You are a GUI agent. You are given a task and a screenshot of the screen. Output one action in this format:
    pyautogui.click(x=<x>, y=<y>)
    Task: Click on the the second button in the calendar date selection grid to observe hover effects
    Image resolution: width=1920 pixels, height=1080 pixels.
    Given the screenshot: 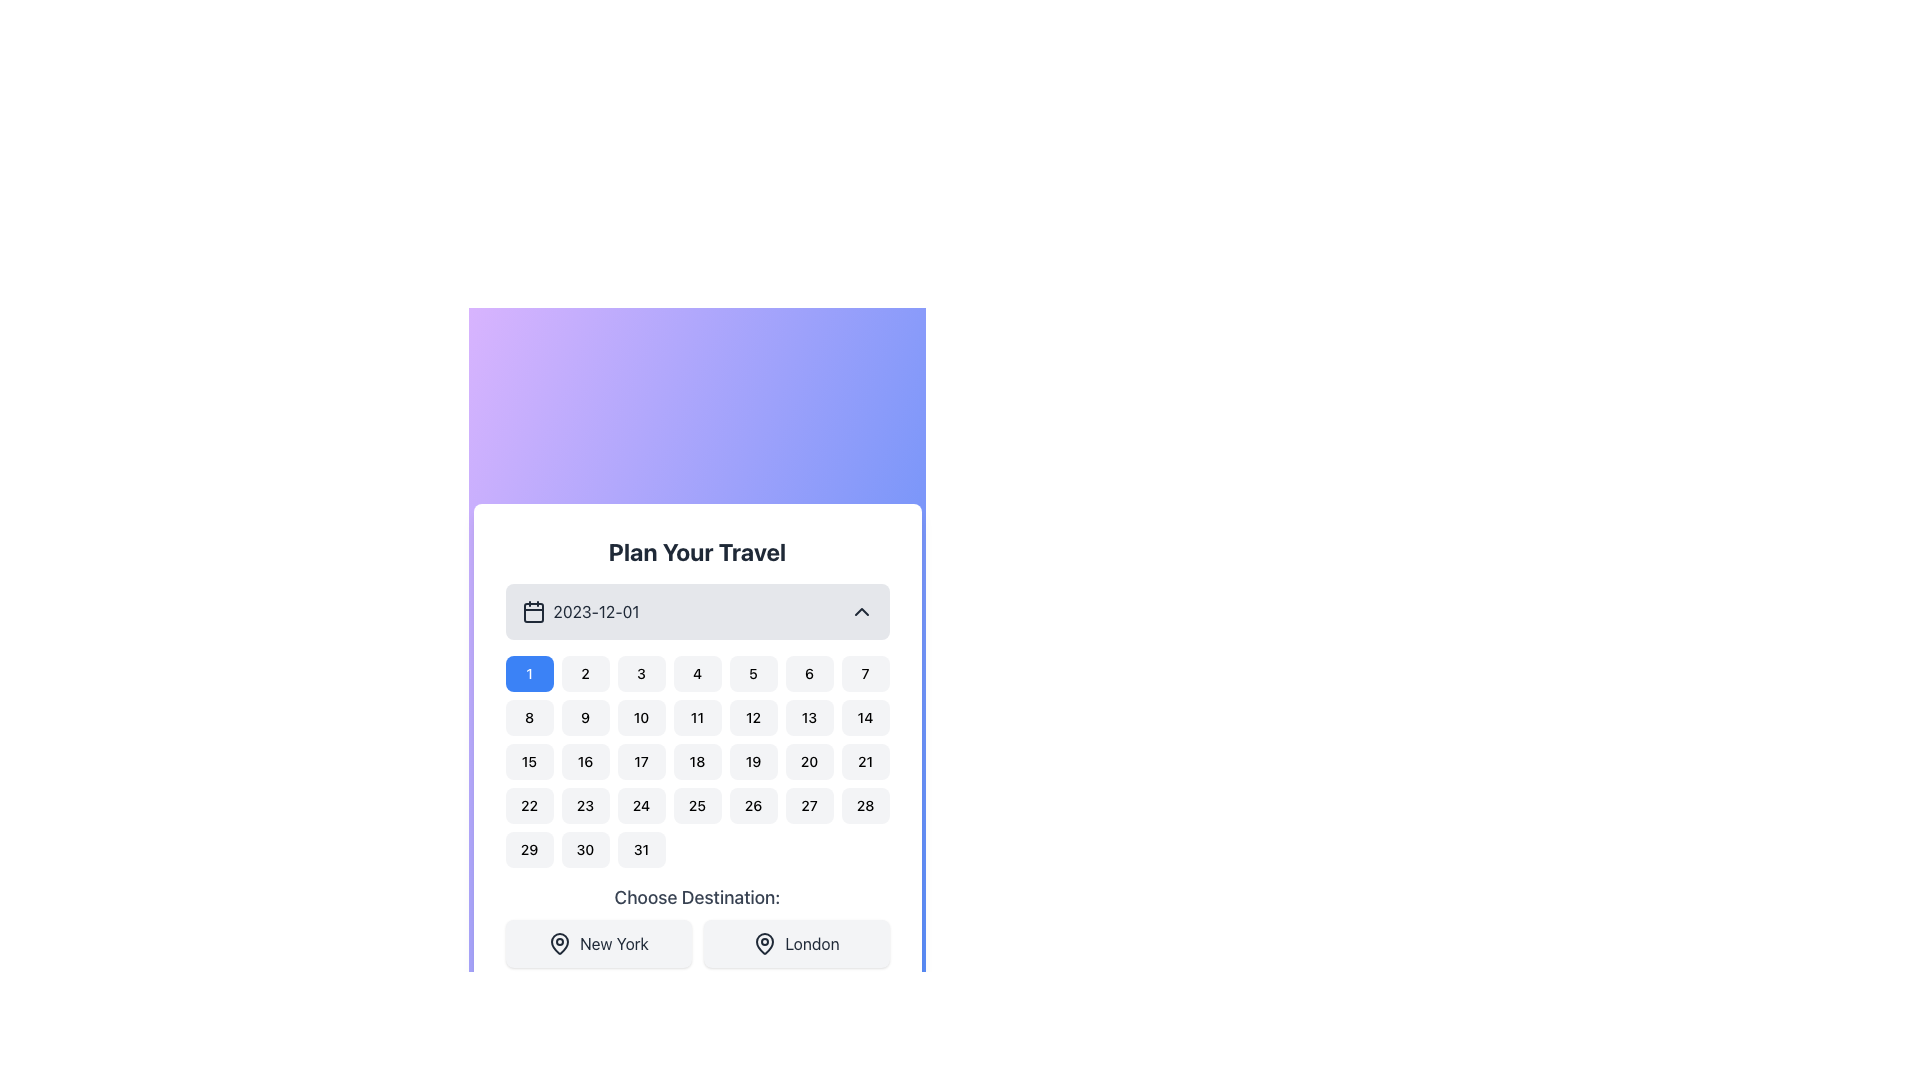 What is the action you would take?
    pyautogui.click(x=584, y=674)
    